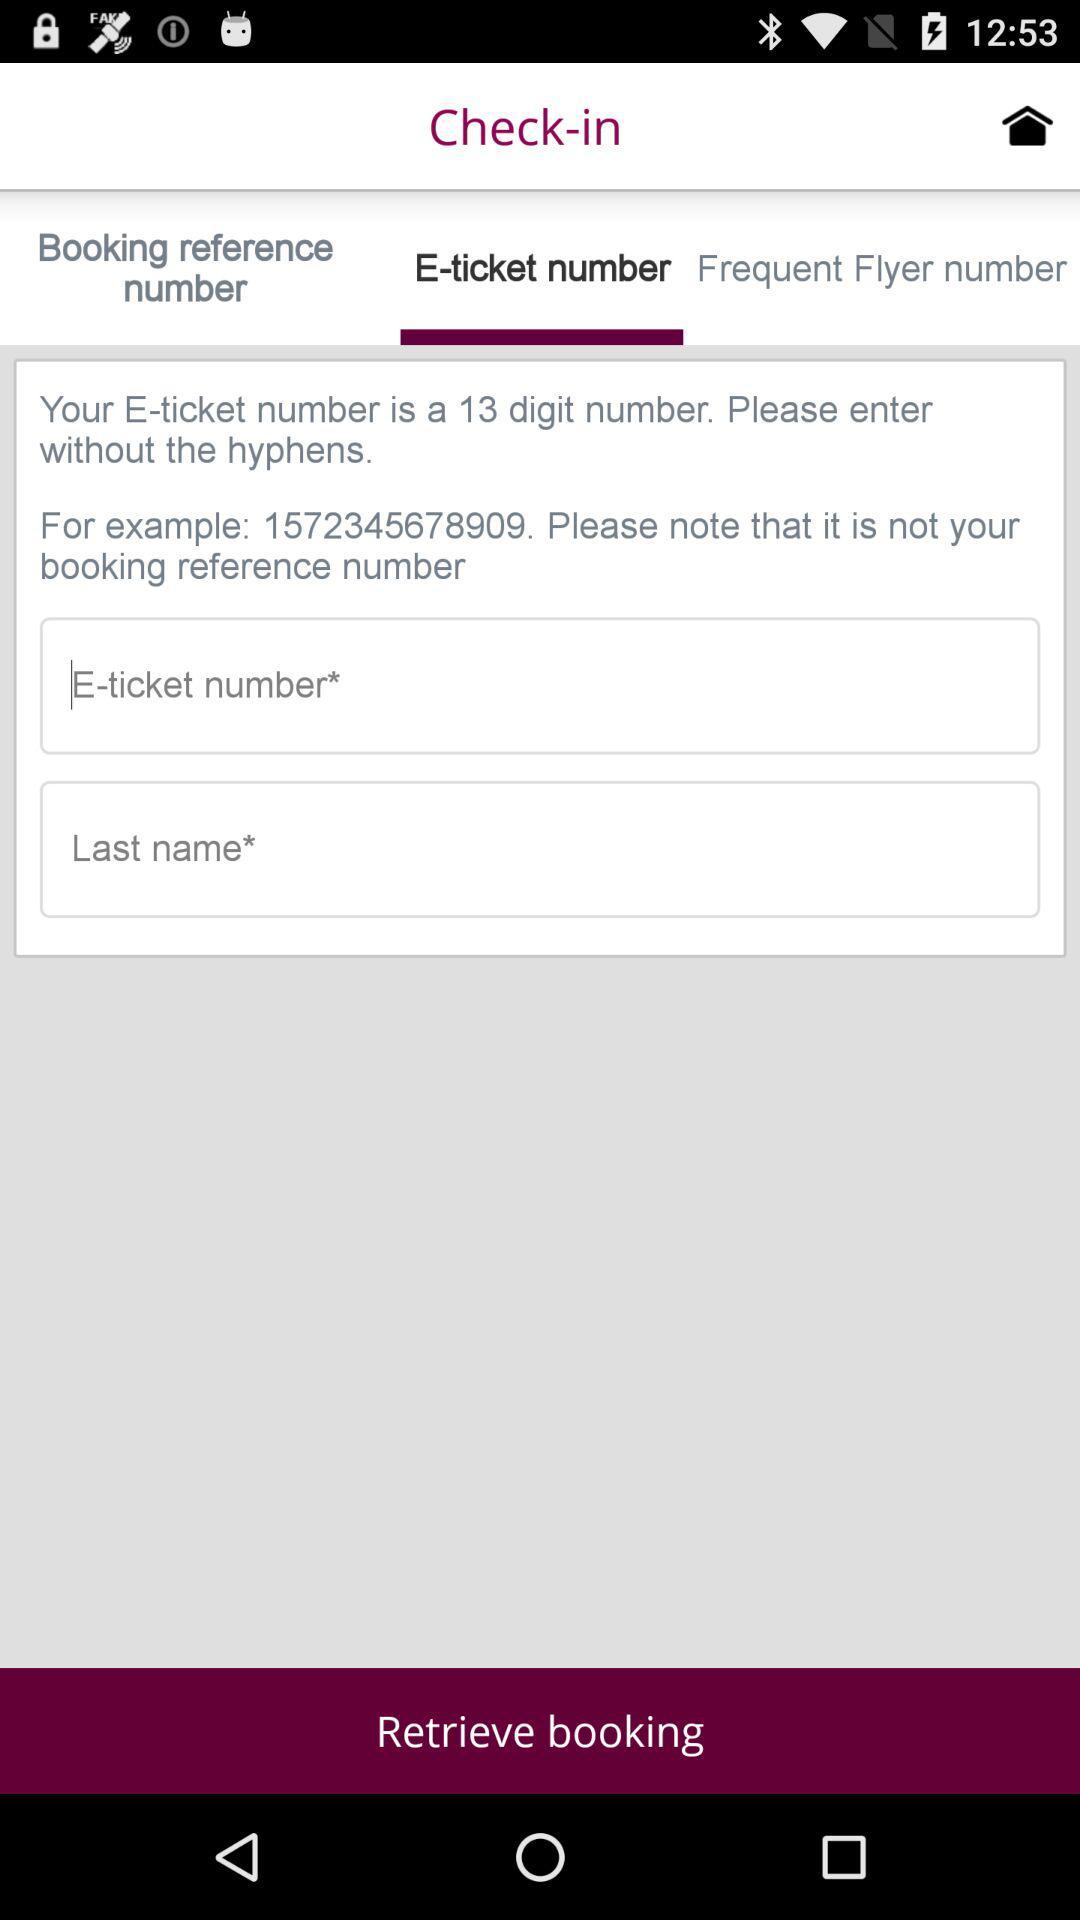 The image size is (1080, 1920). What do you see at coordinates (1027, 124) in the screenshot?
I see `click home icon` at bounding box center [1027, 124].